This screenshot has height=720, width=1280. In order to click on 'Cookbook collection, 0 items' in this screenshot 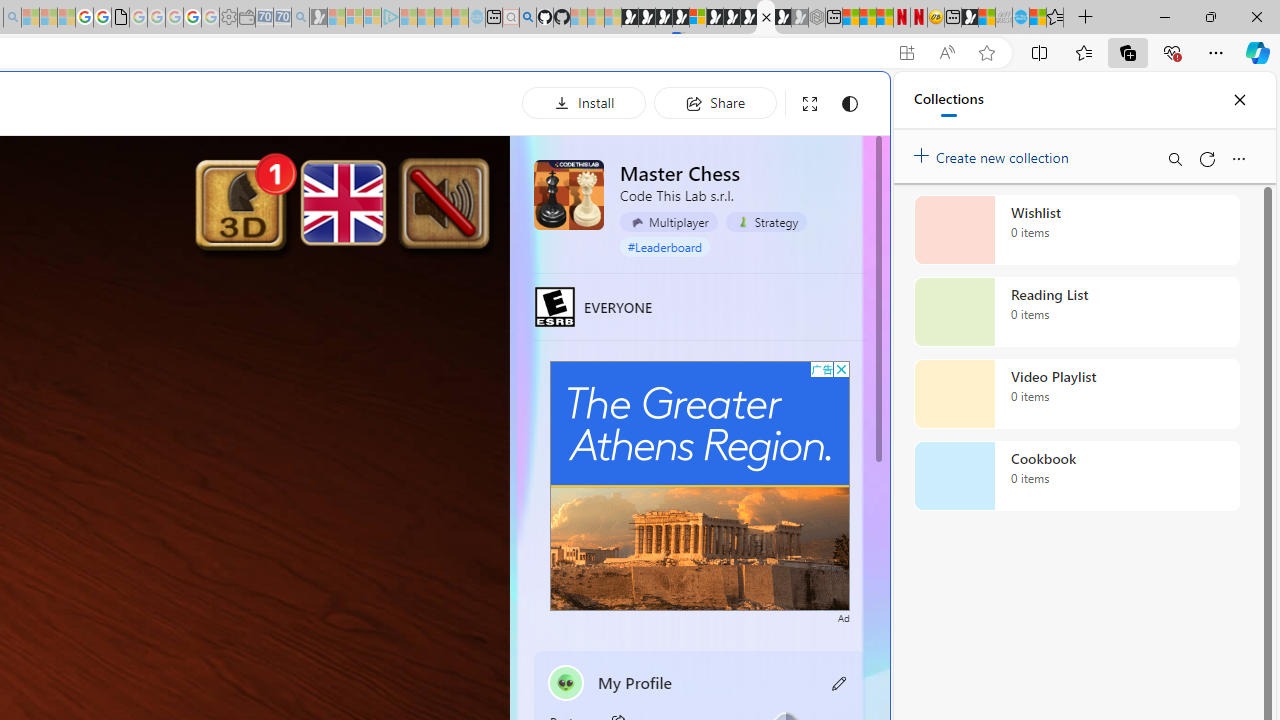, I will do `click(1076, 475)`.